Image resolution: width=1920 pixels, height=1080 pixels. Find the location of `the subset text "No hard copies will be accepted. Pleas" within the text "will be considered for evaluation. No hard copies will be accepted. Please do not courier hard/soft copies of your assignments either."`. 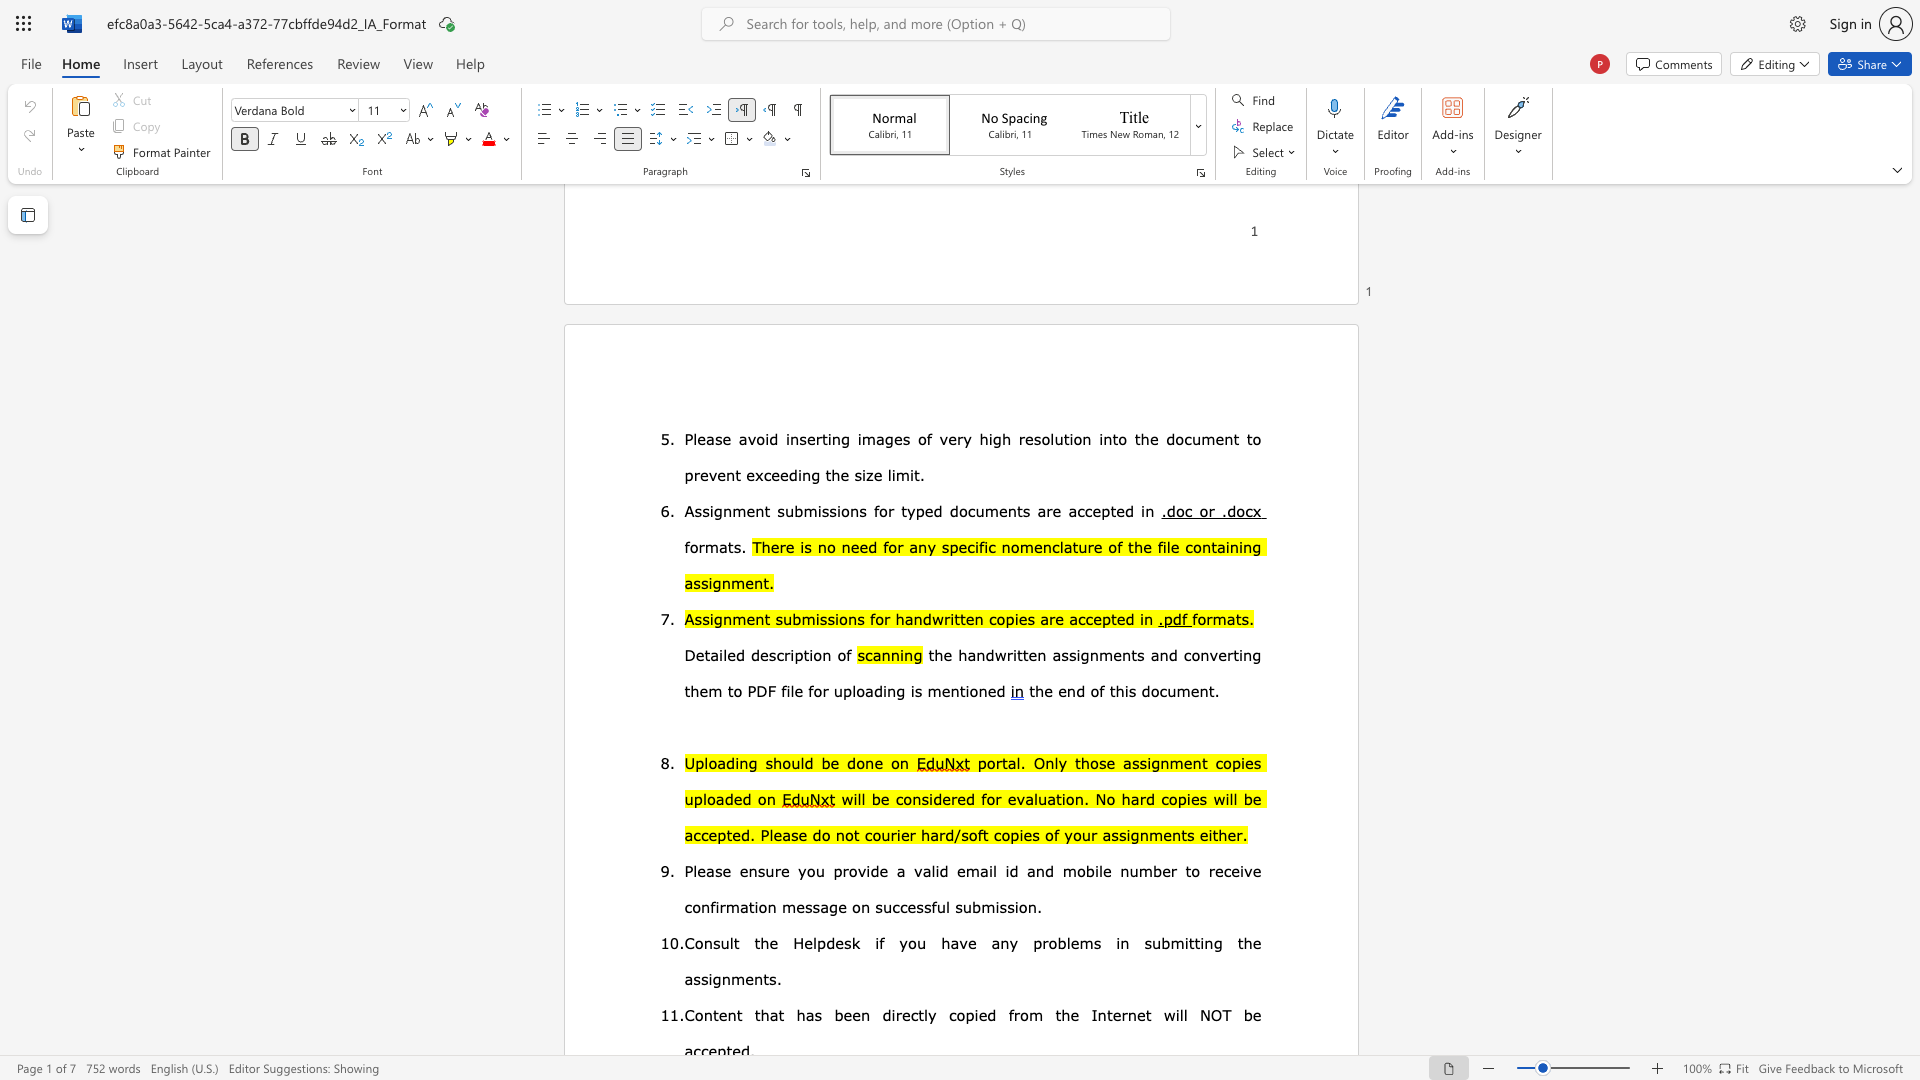

the subset text "No hard copies will be accepted. Pleas" within the text "will be considered for evaluation. No hard copies will be accepted. Please do not courier hard/soft copies of your assignments either." is located at coordinates (1094, 797).